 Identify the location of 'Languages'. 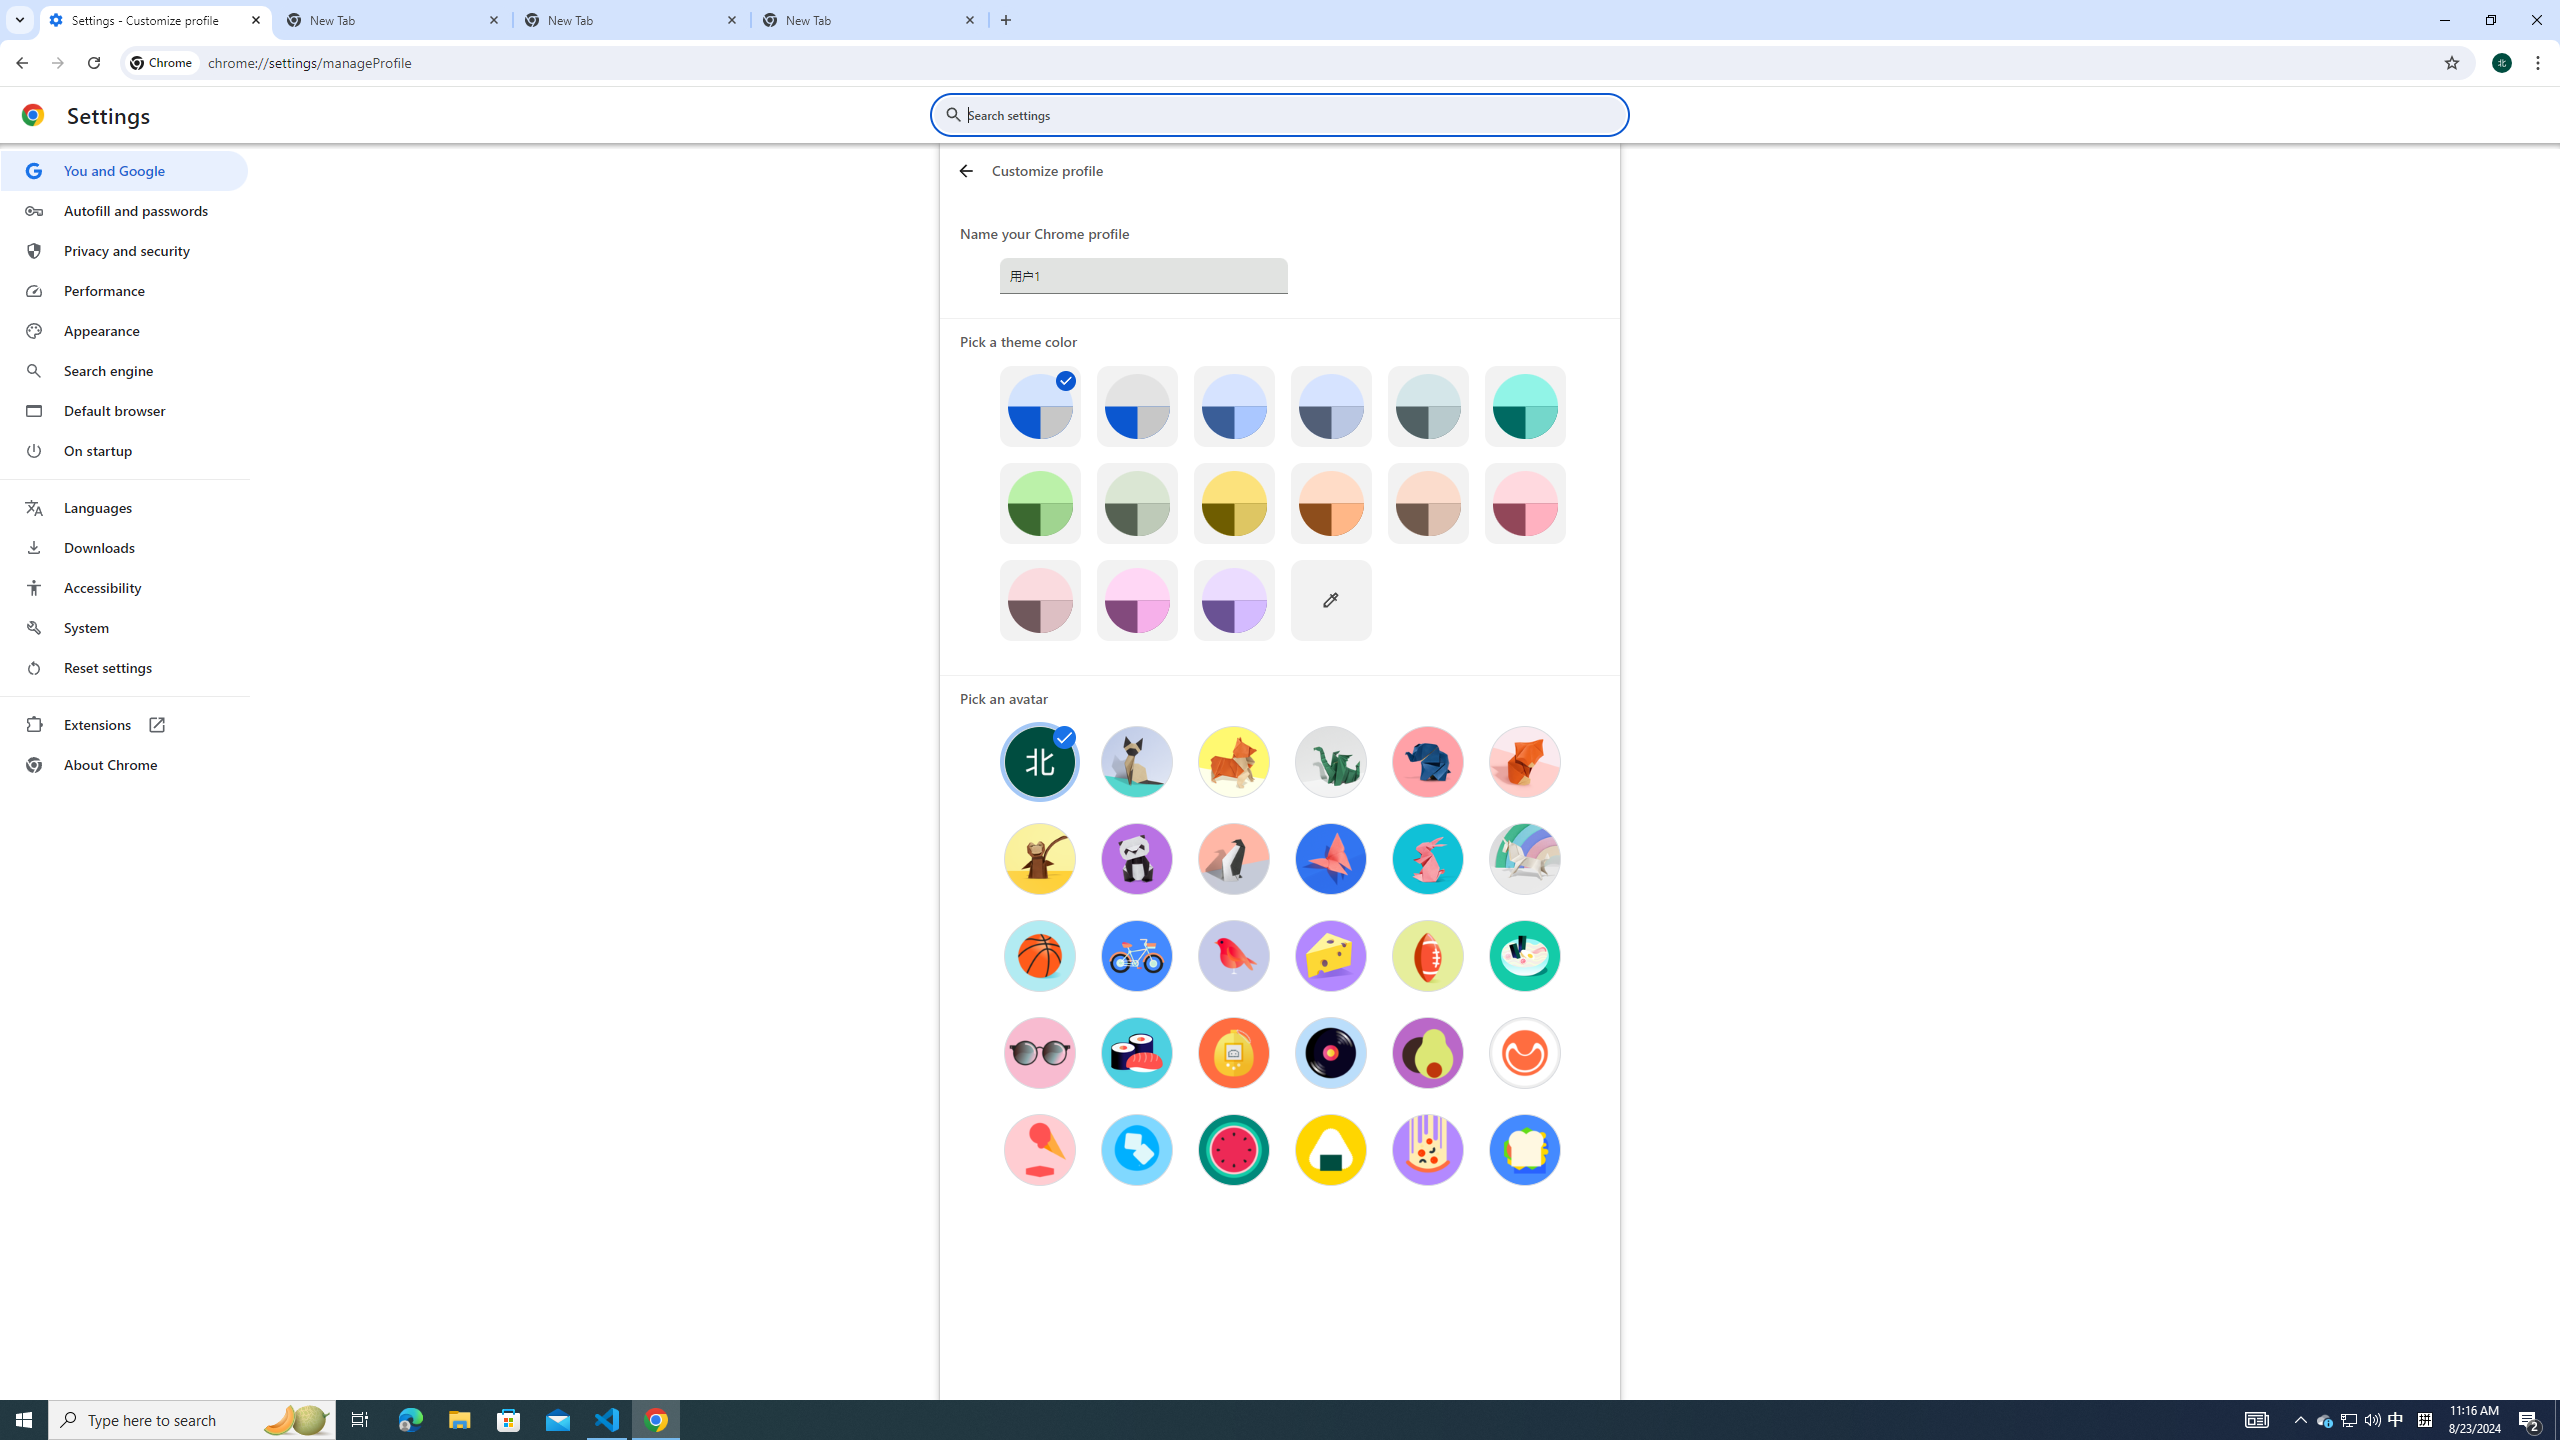
(123, 508).